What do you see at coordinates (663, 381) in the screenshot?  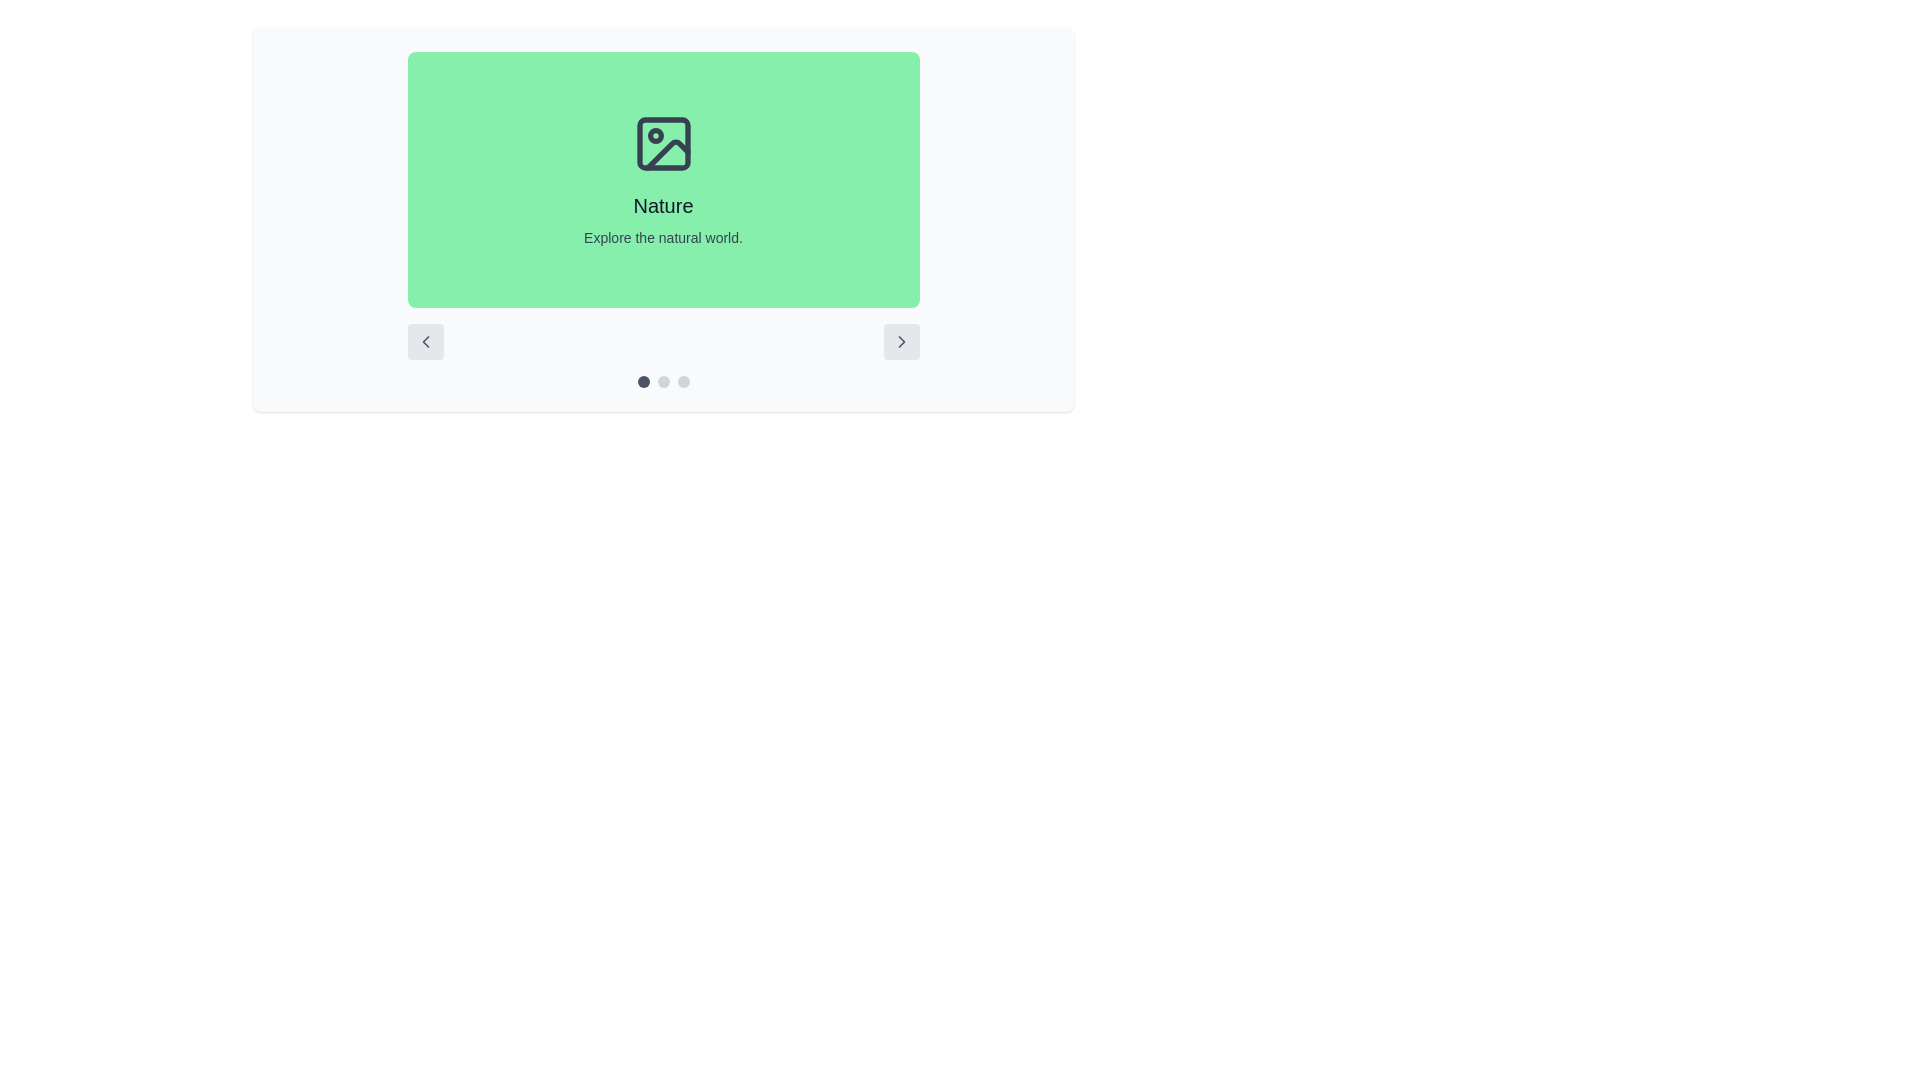 I see `the second circular Carousel indicator dot, which has a light gray background` at bounding box center [663, 381].